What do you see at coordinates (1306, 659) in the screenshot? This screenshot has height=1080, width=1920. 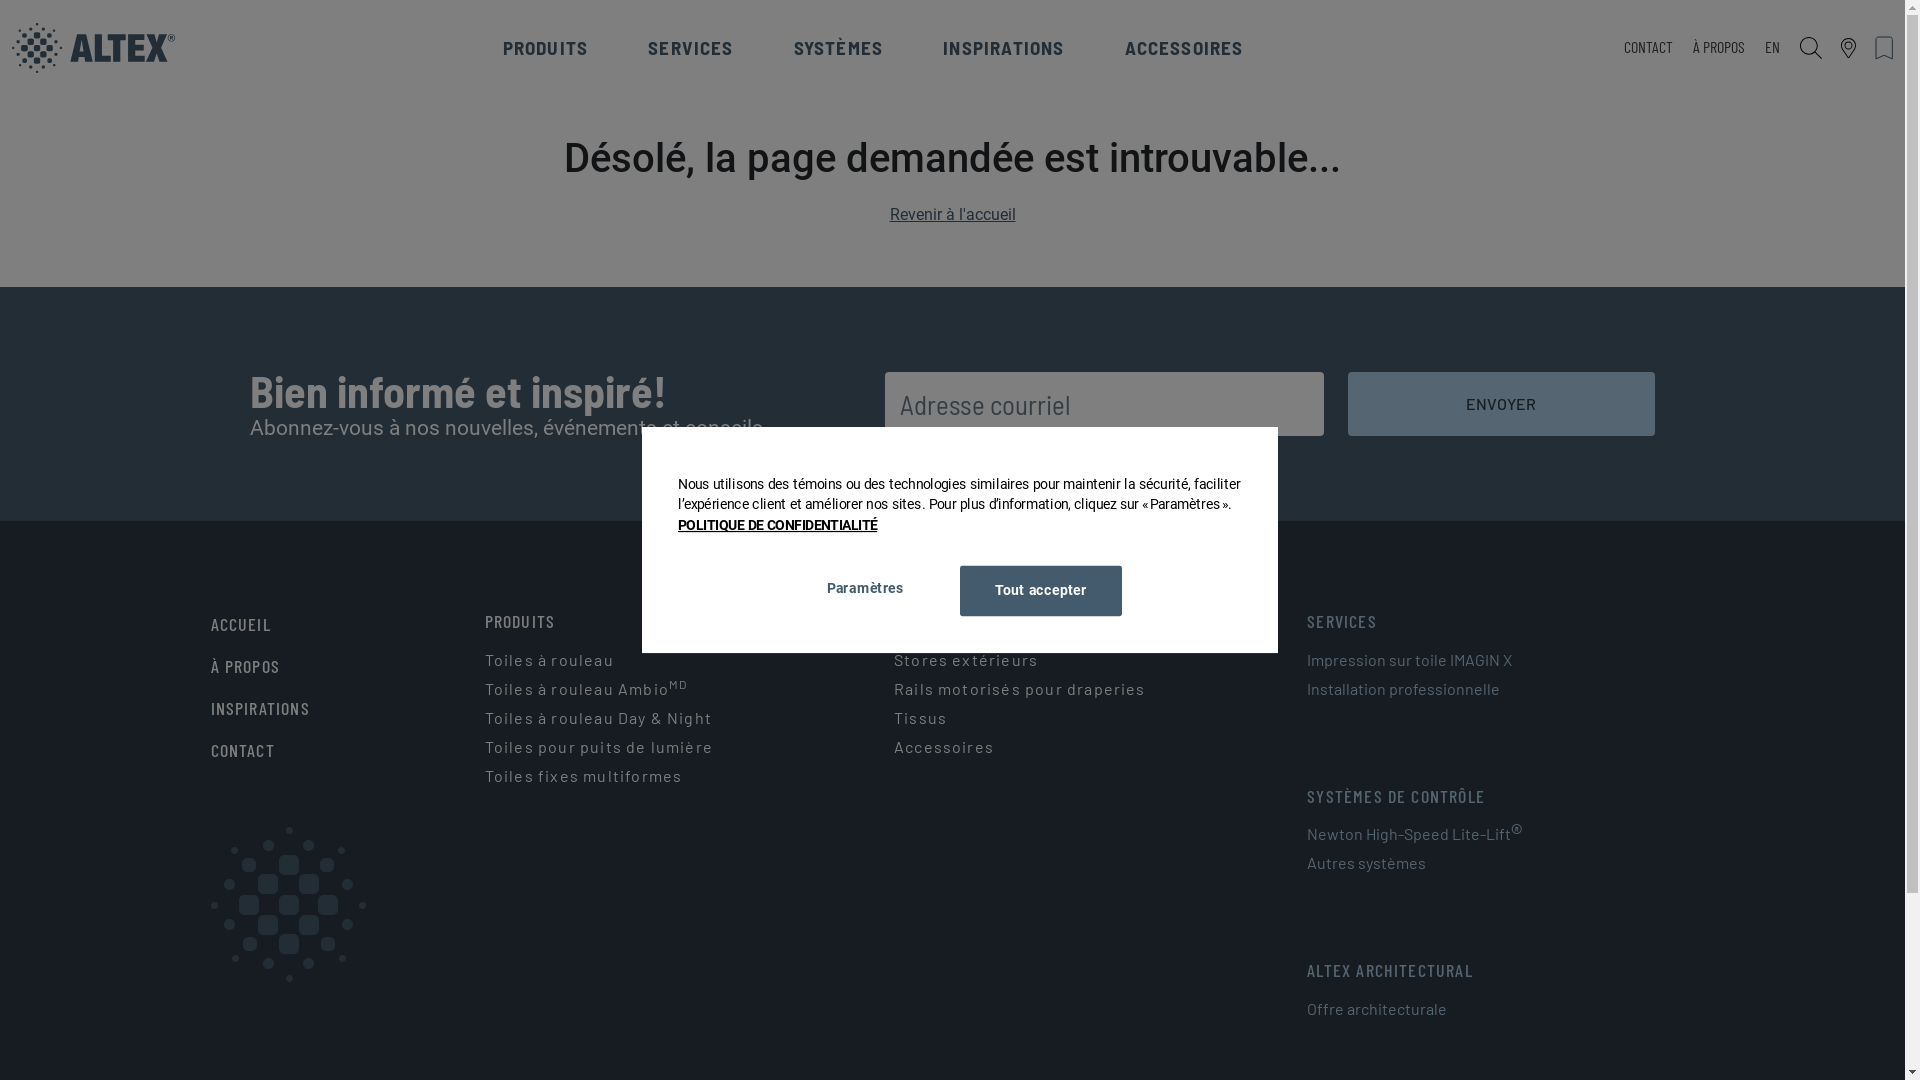 I see `'Impression sur toile IMAGIN X'` at bounding box center [1306, 659].